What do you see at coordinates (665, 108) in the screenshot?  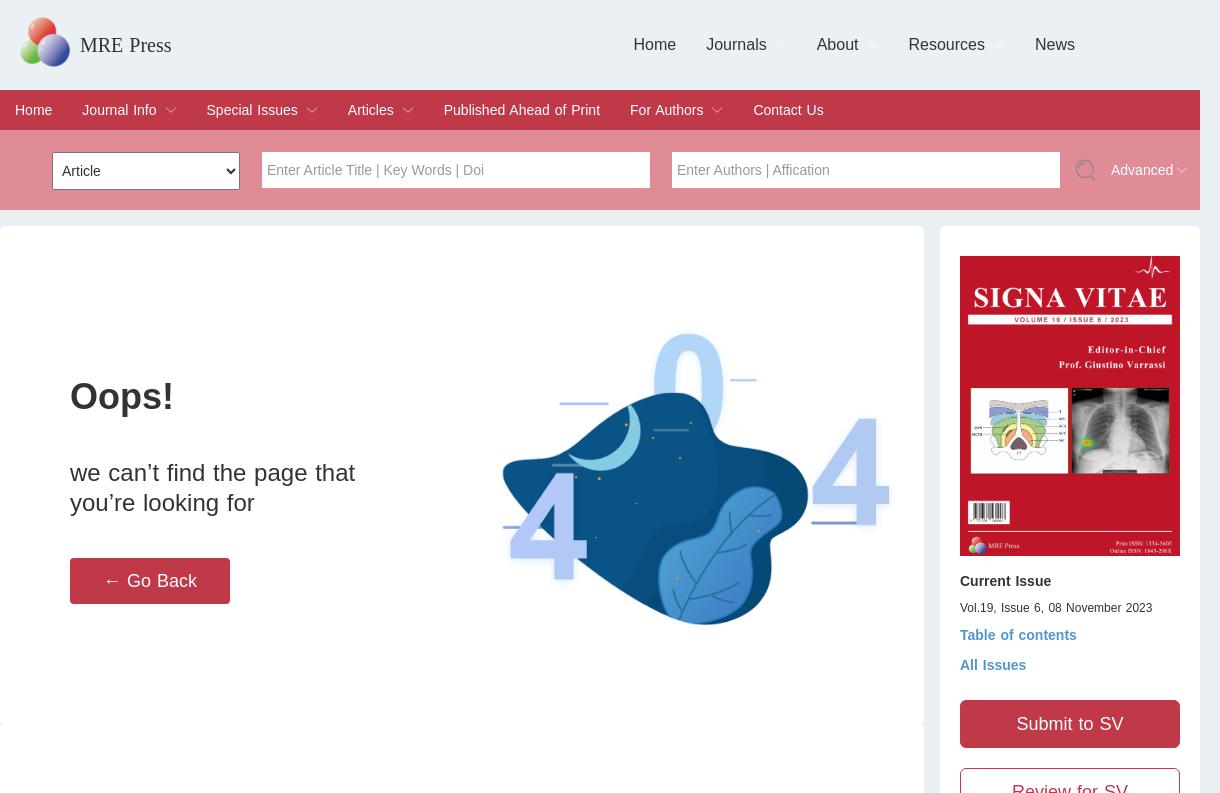 I see `'For Authors'` at bounding box center [665, 108].